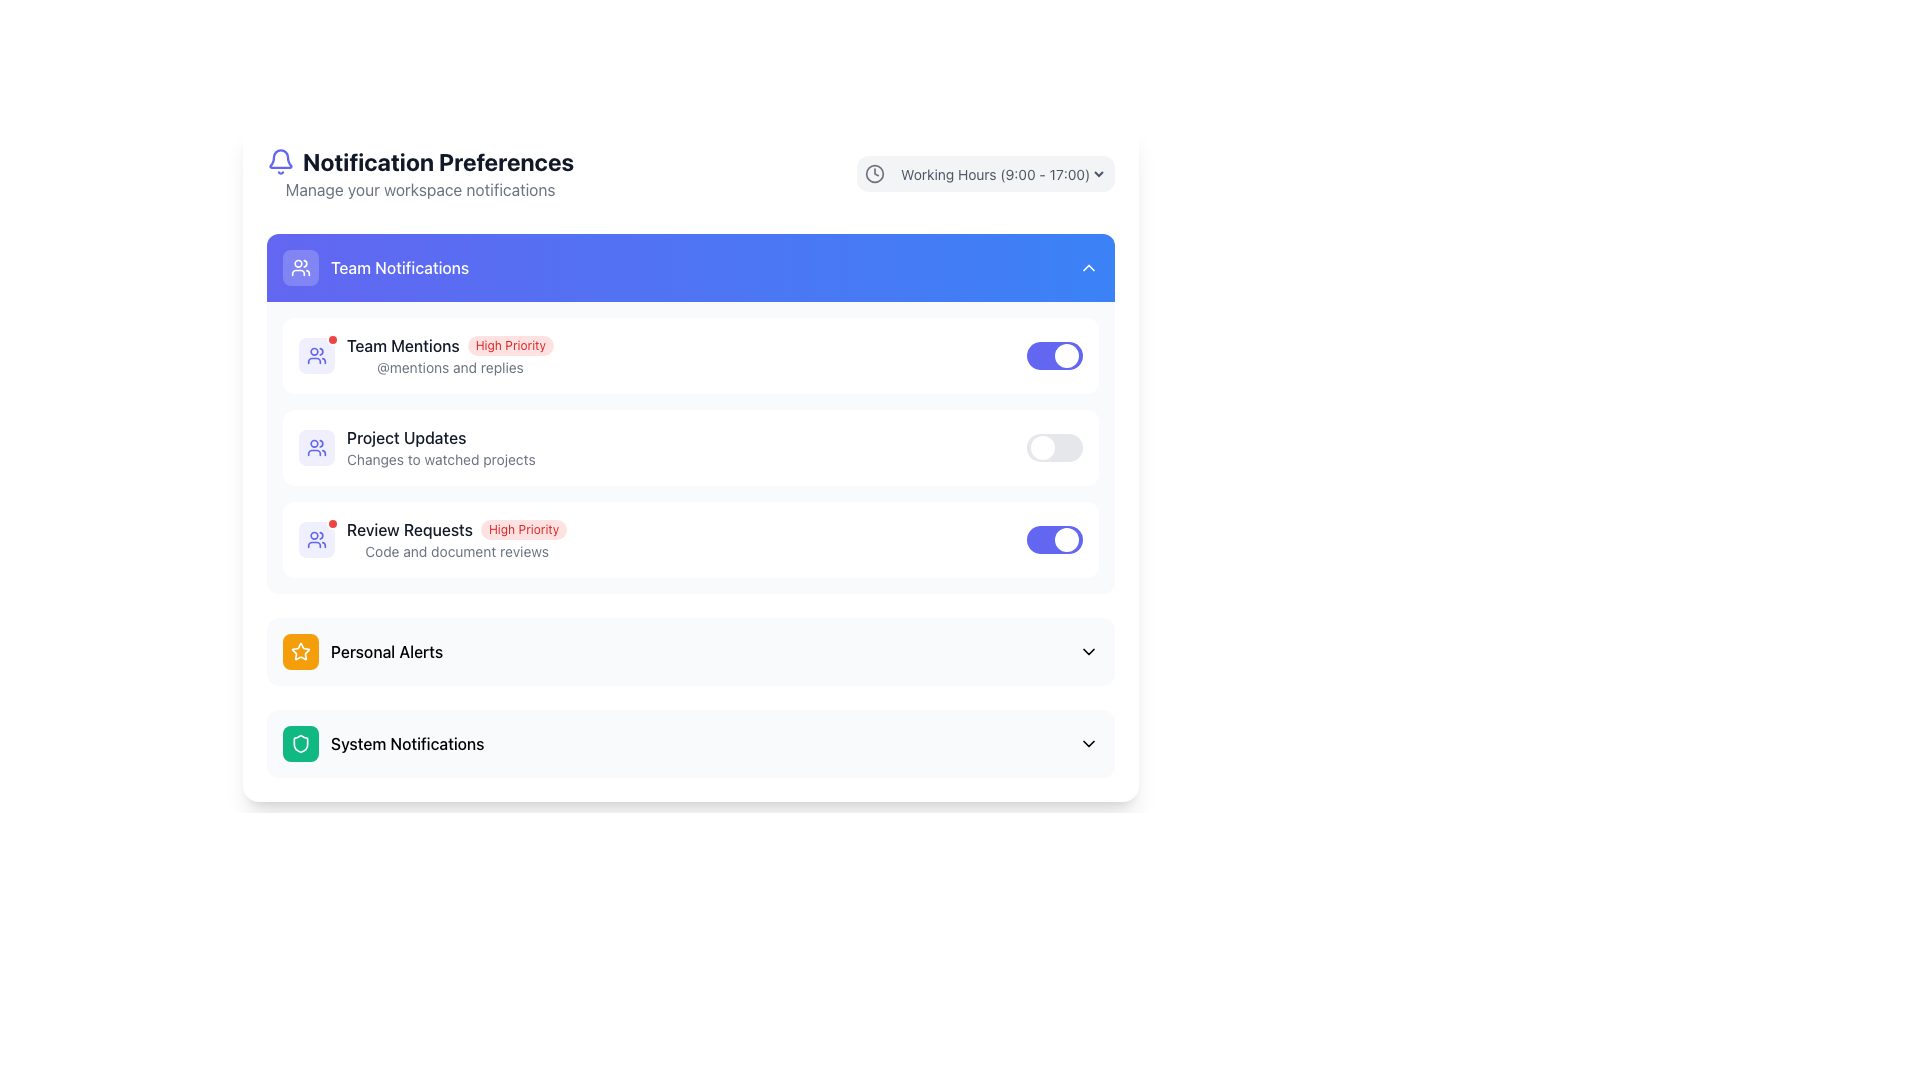 The width and height of the screenshot is (1920, 1080). Describe the element at coordinates (300, 651) in the screenshot. I see `the star icon with an orange outline and white fill located in the 'Personal Alerts' section of the notifications preferences menu` at that location.